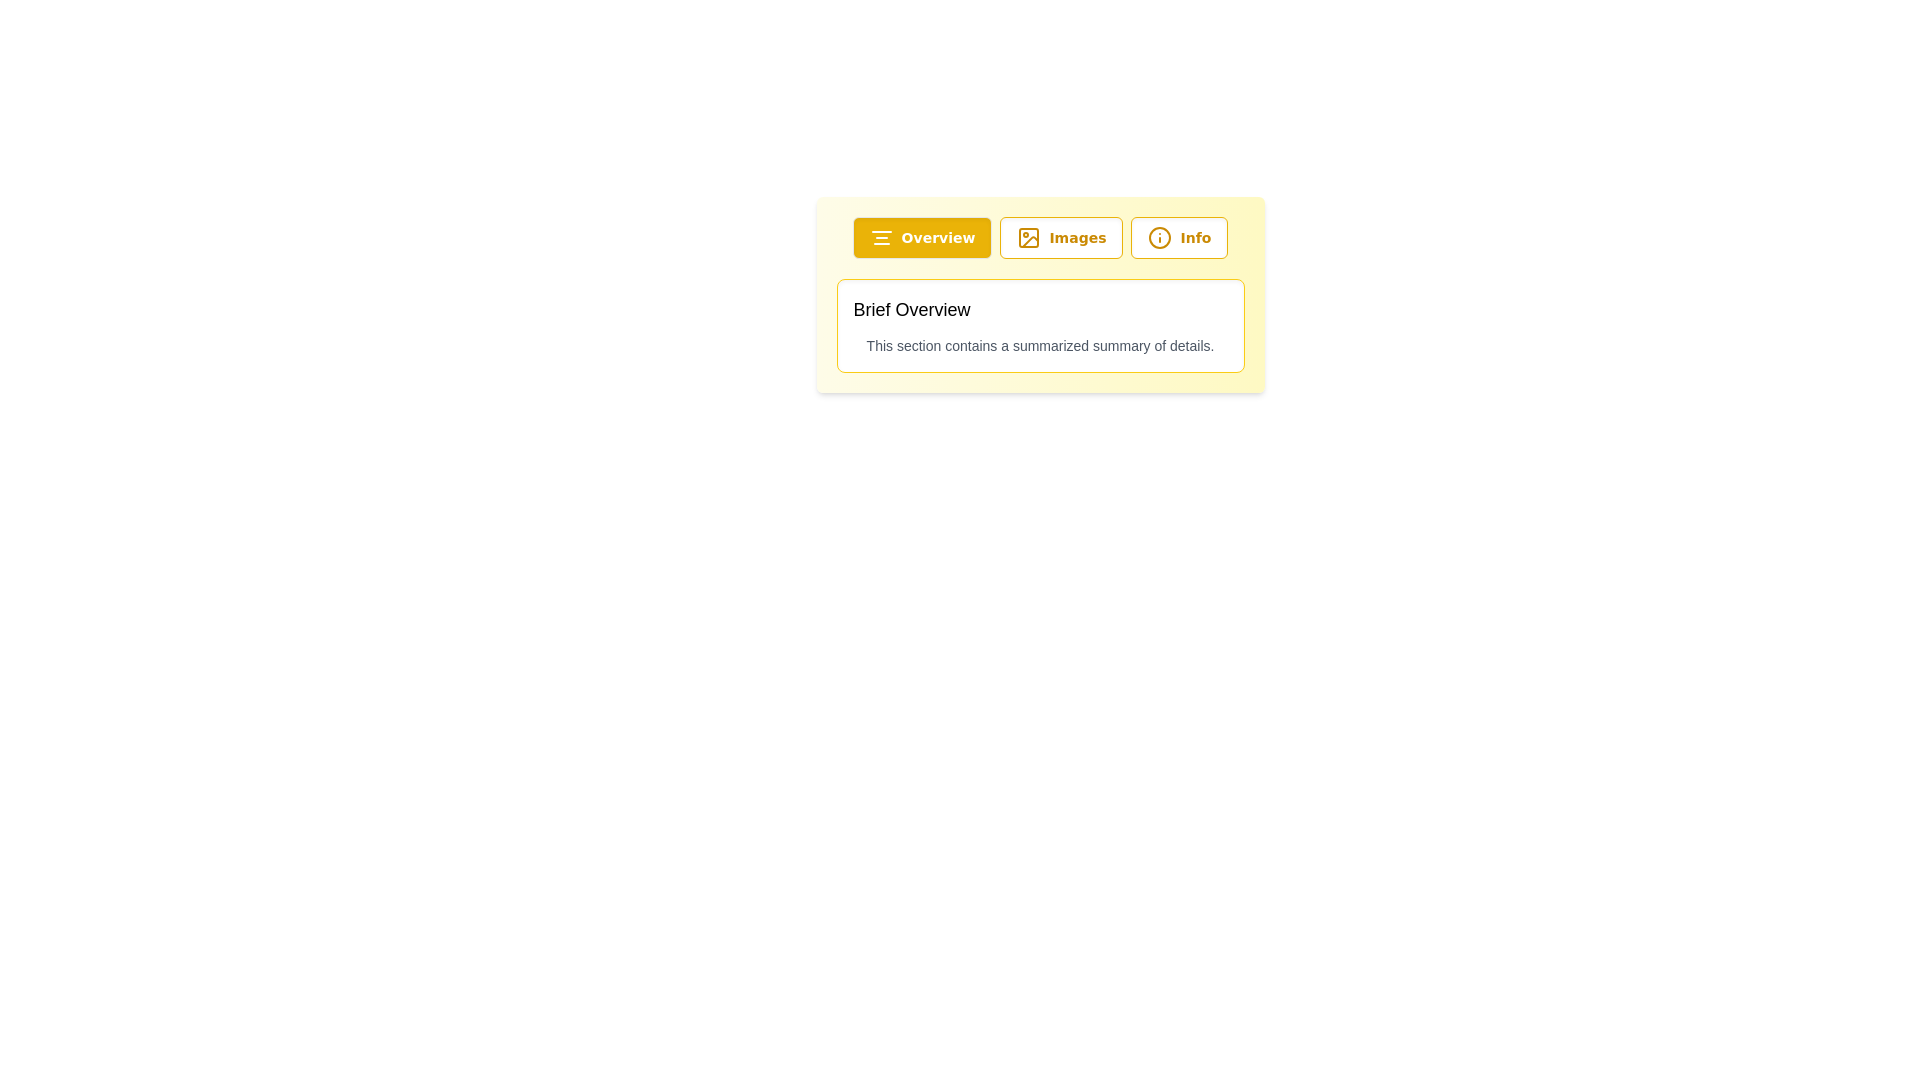  Describe the element at coordinates (1060, 237) in the screenshot. I see `the 'Images' button, which is a rectangular button with rounded corners, a white background, a yellow border, and displays an image icon followed by the text 'Images' in yellow` at that location.